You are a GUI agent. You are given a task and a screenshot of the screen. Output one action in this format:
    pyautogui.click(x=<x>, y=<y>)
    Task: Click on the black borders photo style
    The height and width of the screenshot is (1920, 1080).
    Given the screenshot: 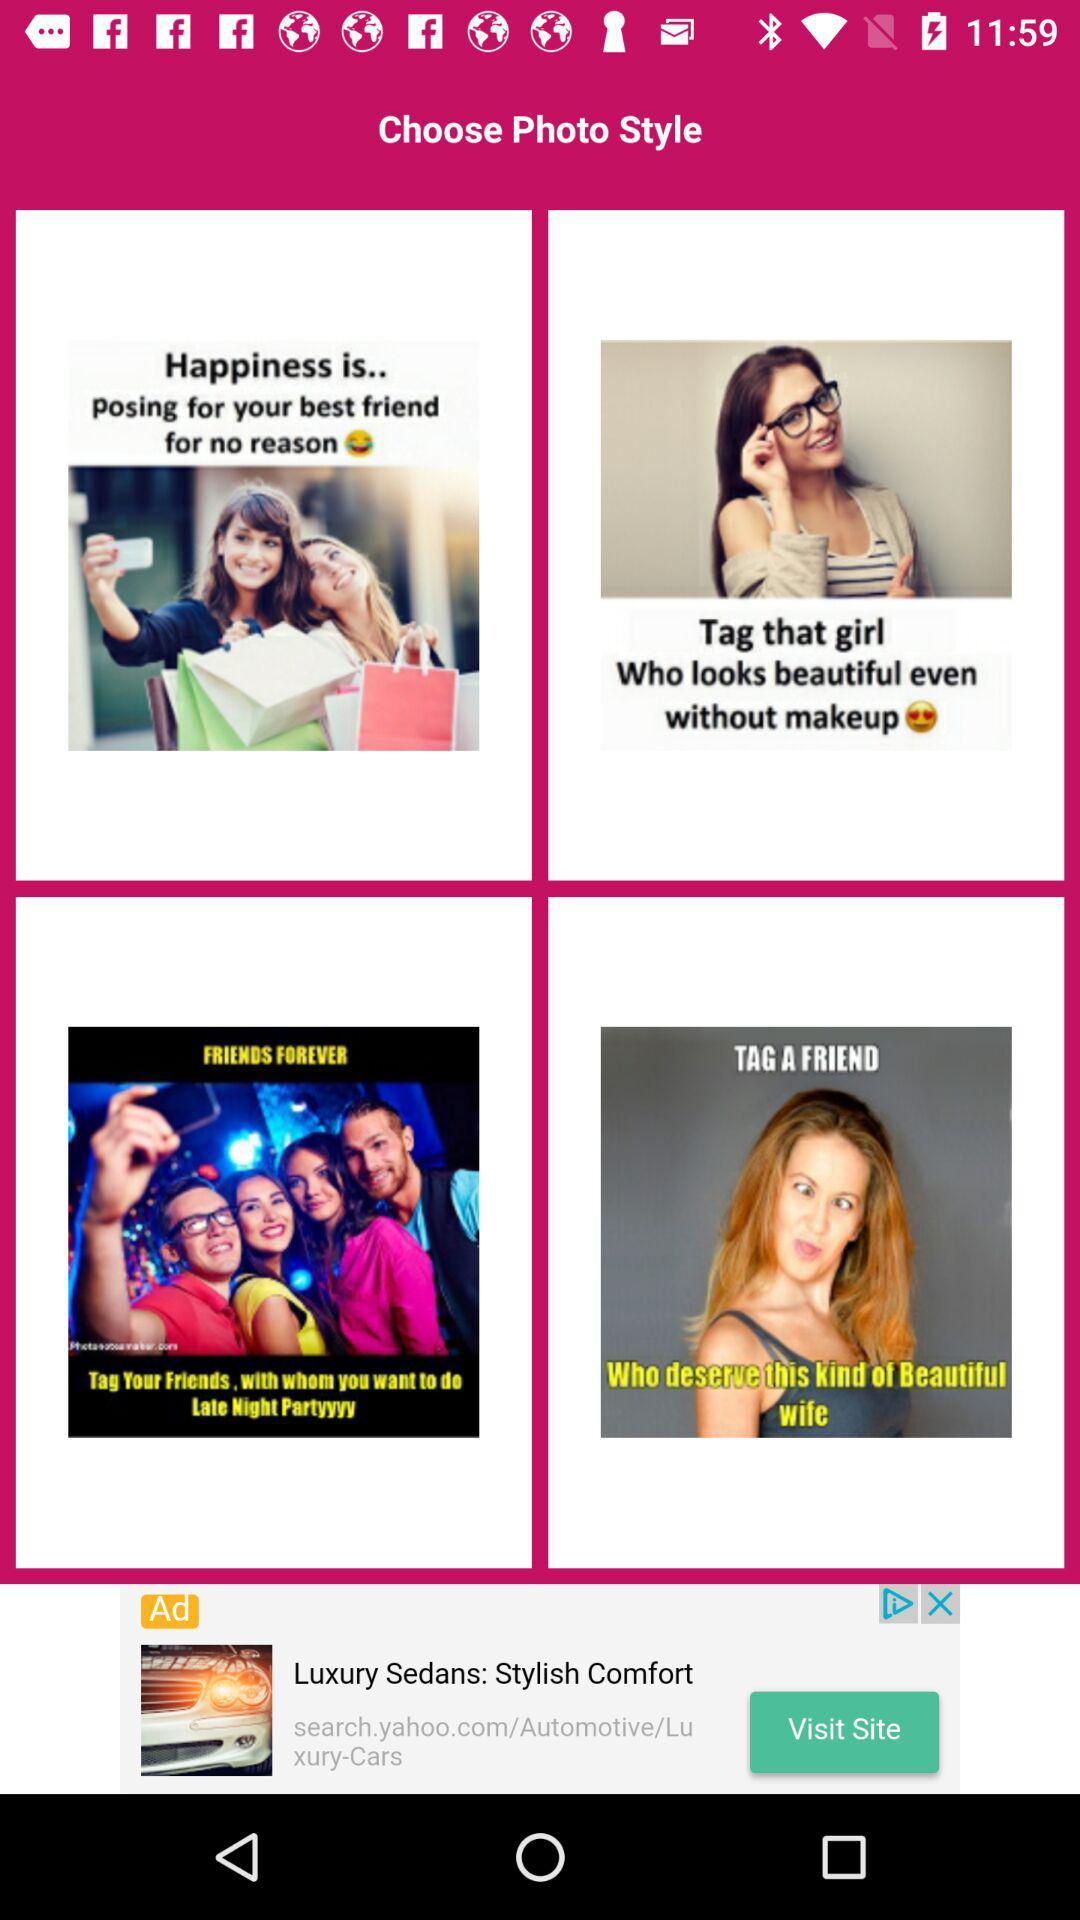 What is the action you would take?
    pyautogui.click(x=273, y=1231)
    